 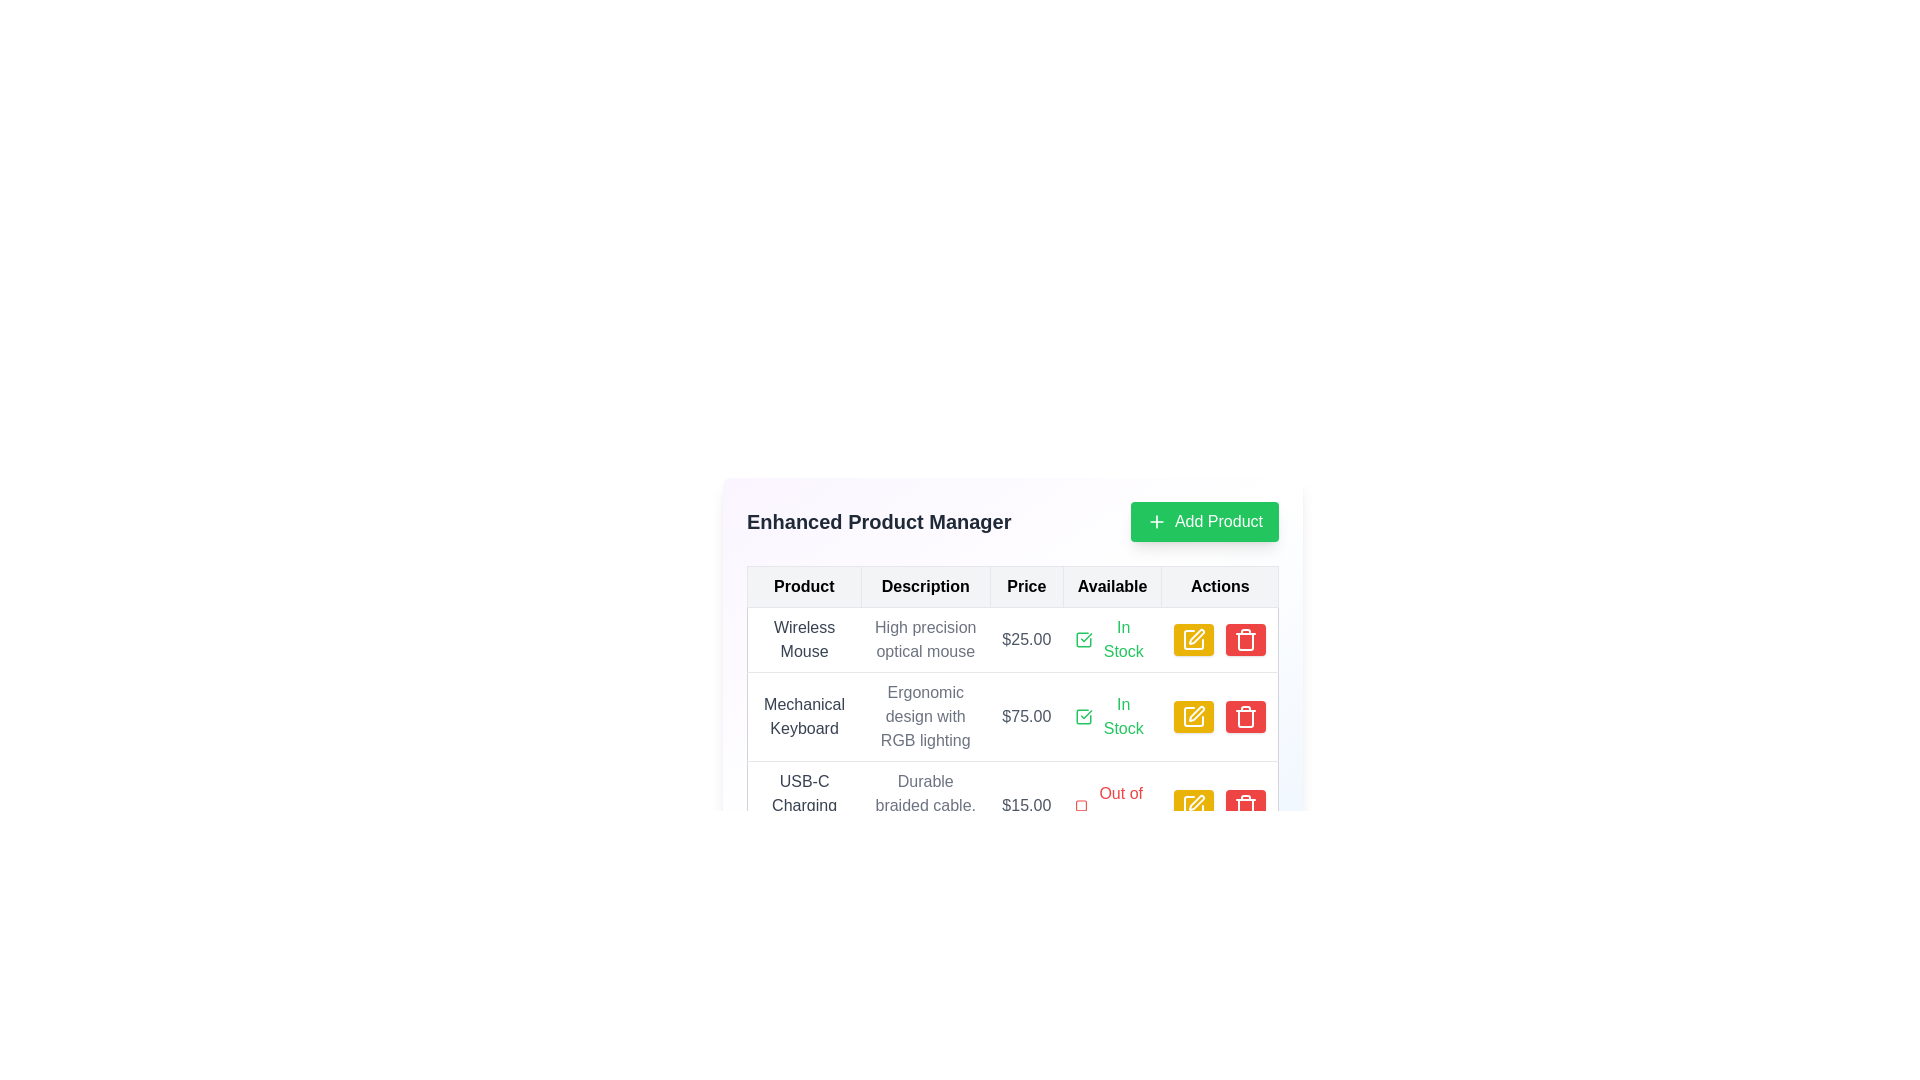 I want to click on the trash can button located in the 'Actions' column of the table, so click(x=1244, y=640).